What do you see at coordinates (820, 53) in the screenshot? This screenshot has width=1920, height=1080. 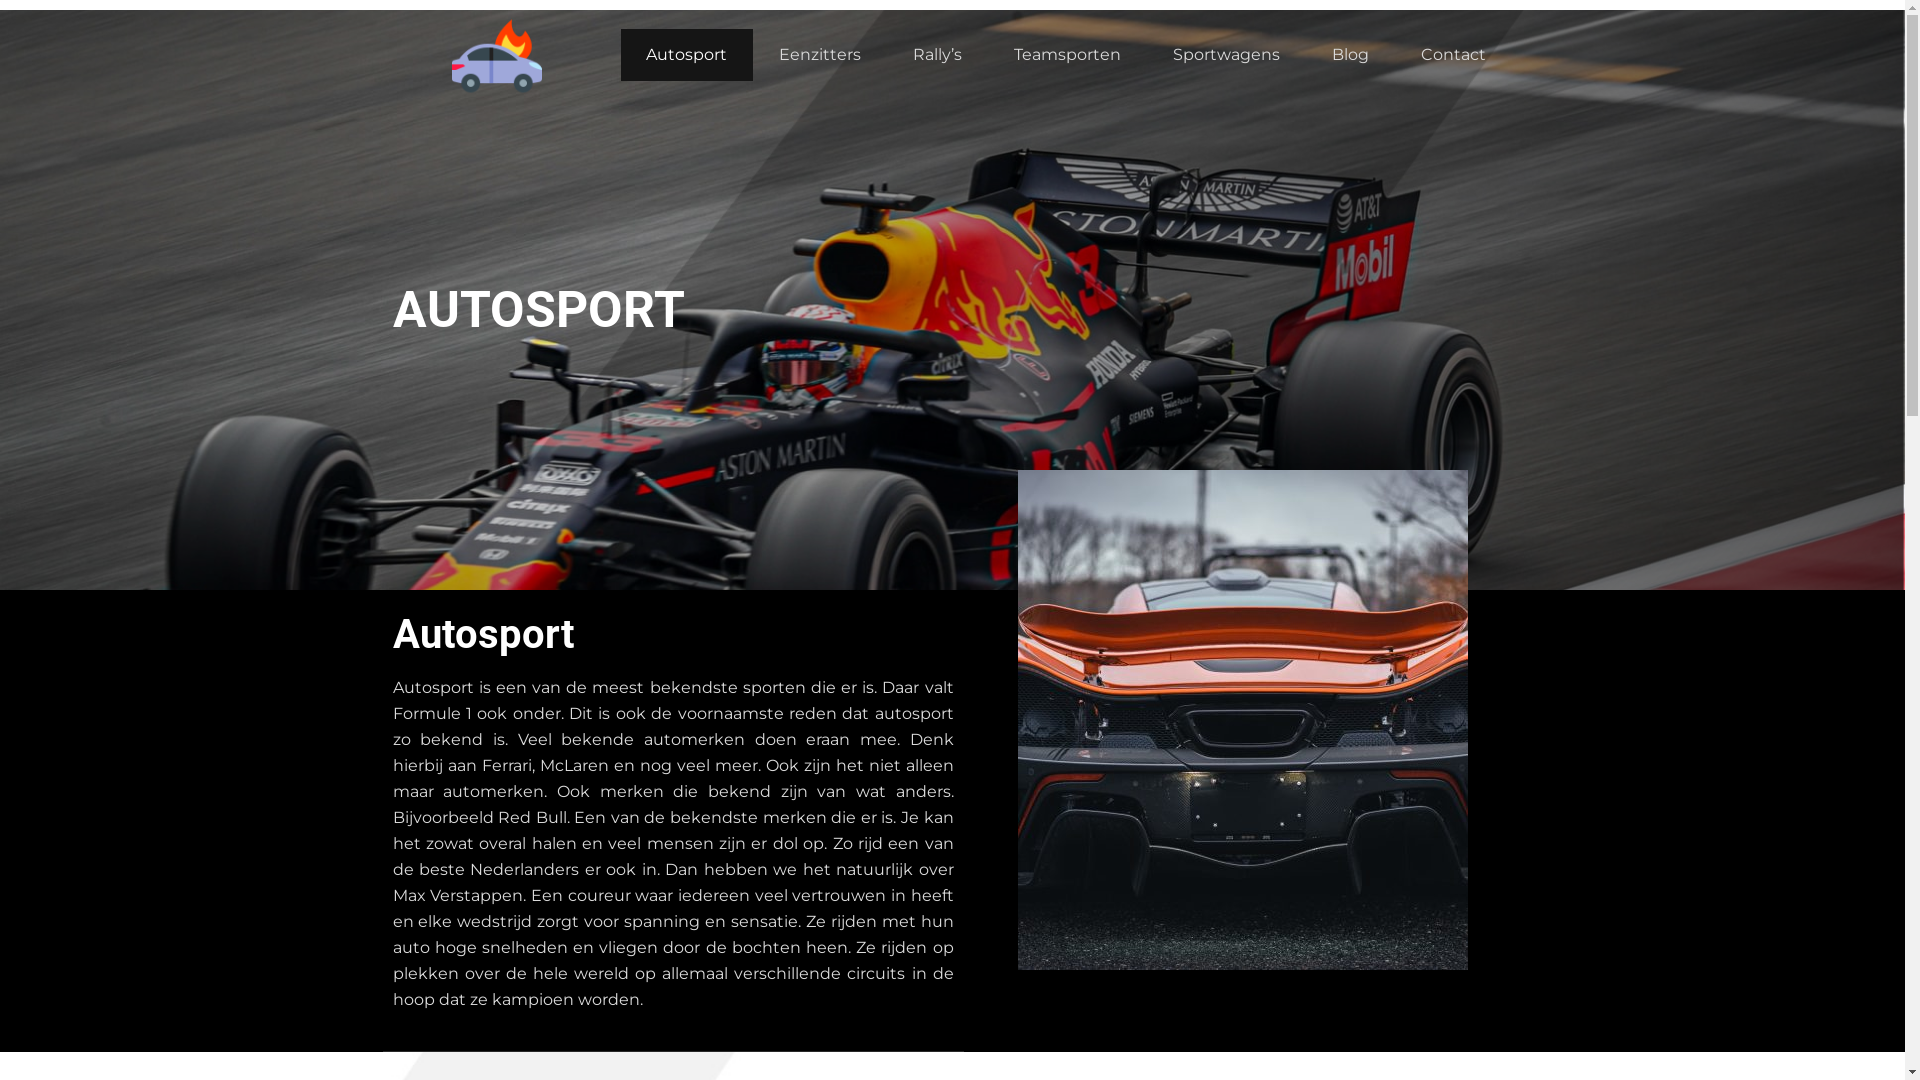 I see `'Eenzitters'` at bounding box center [820, 53].